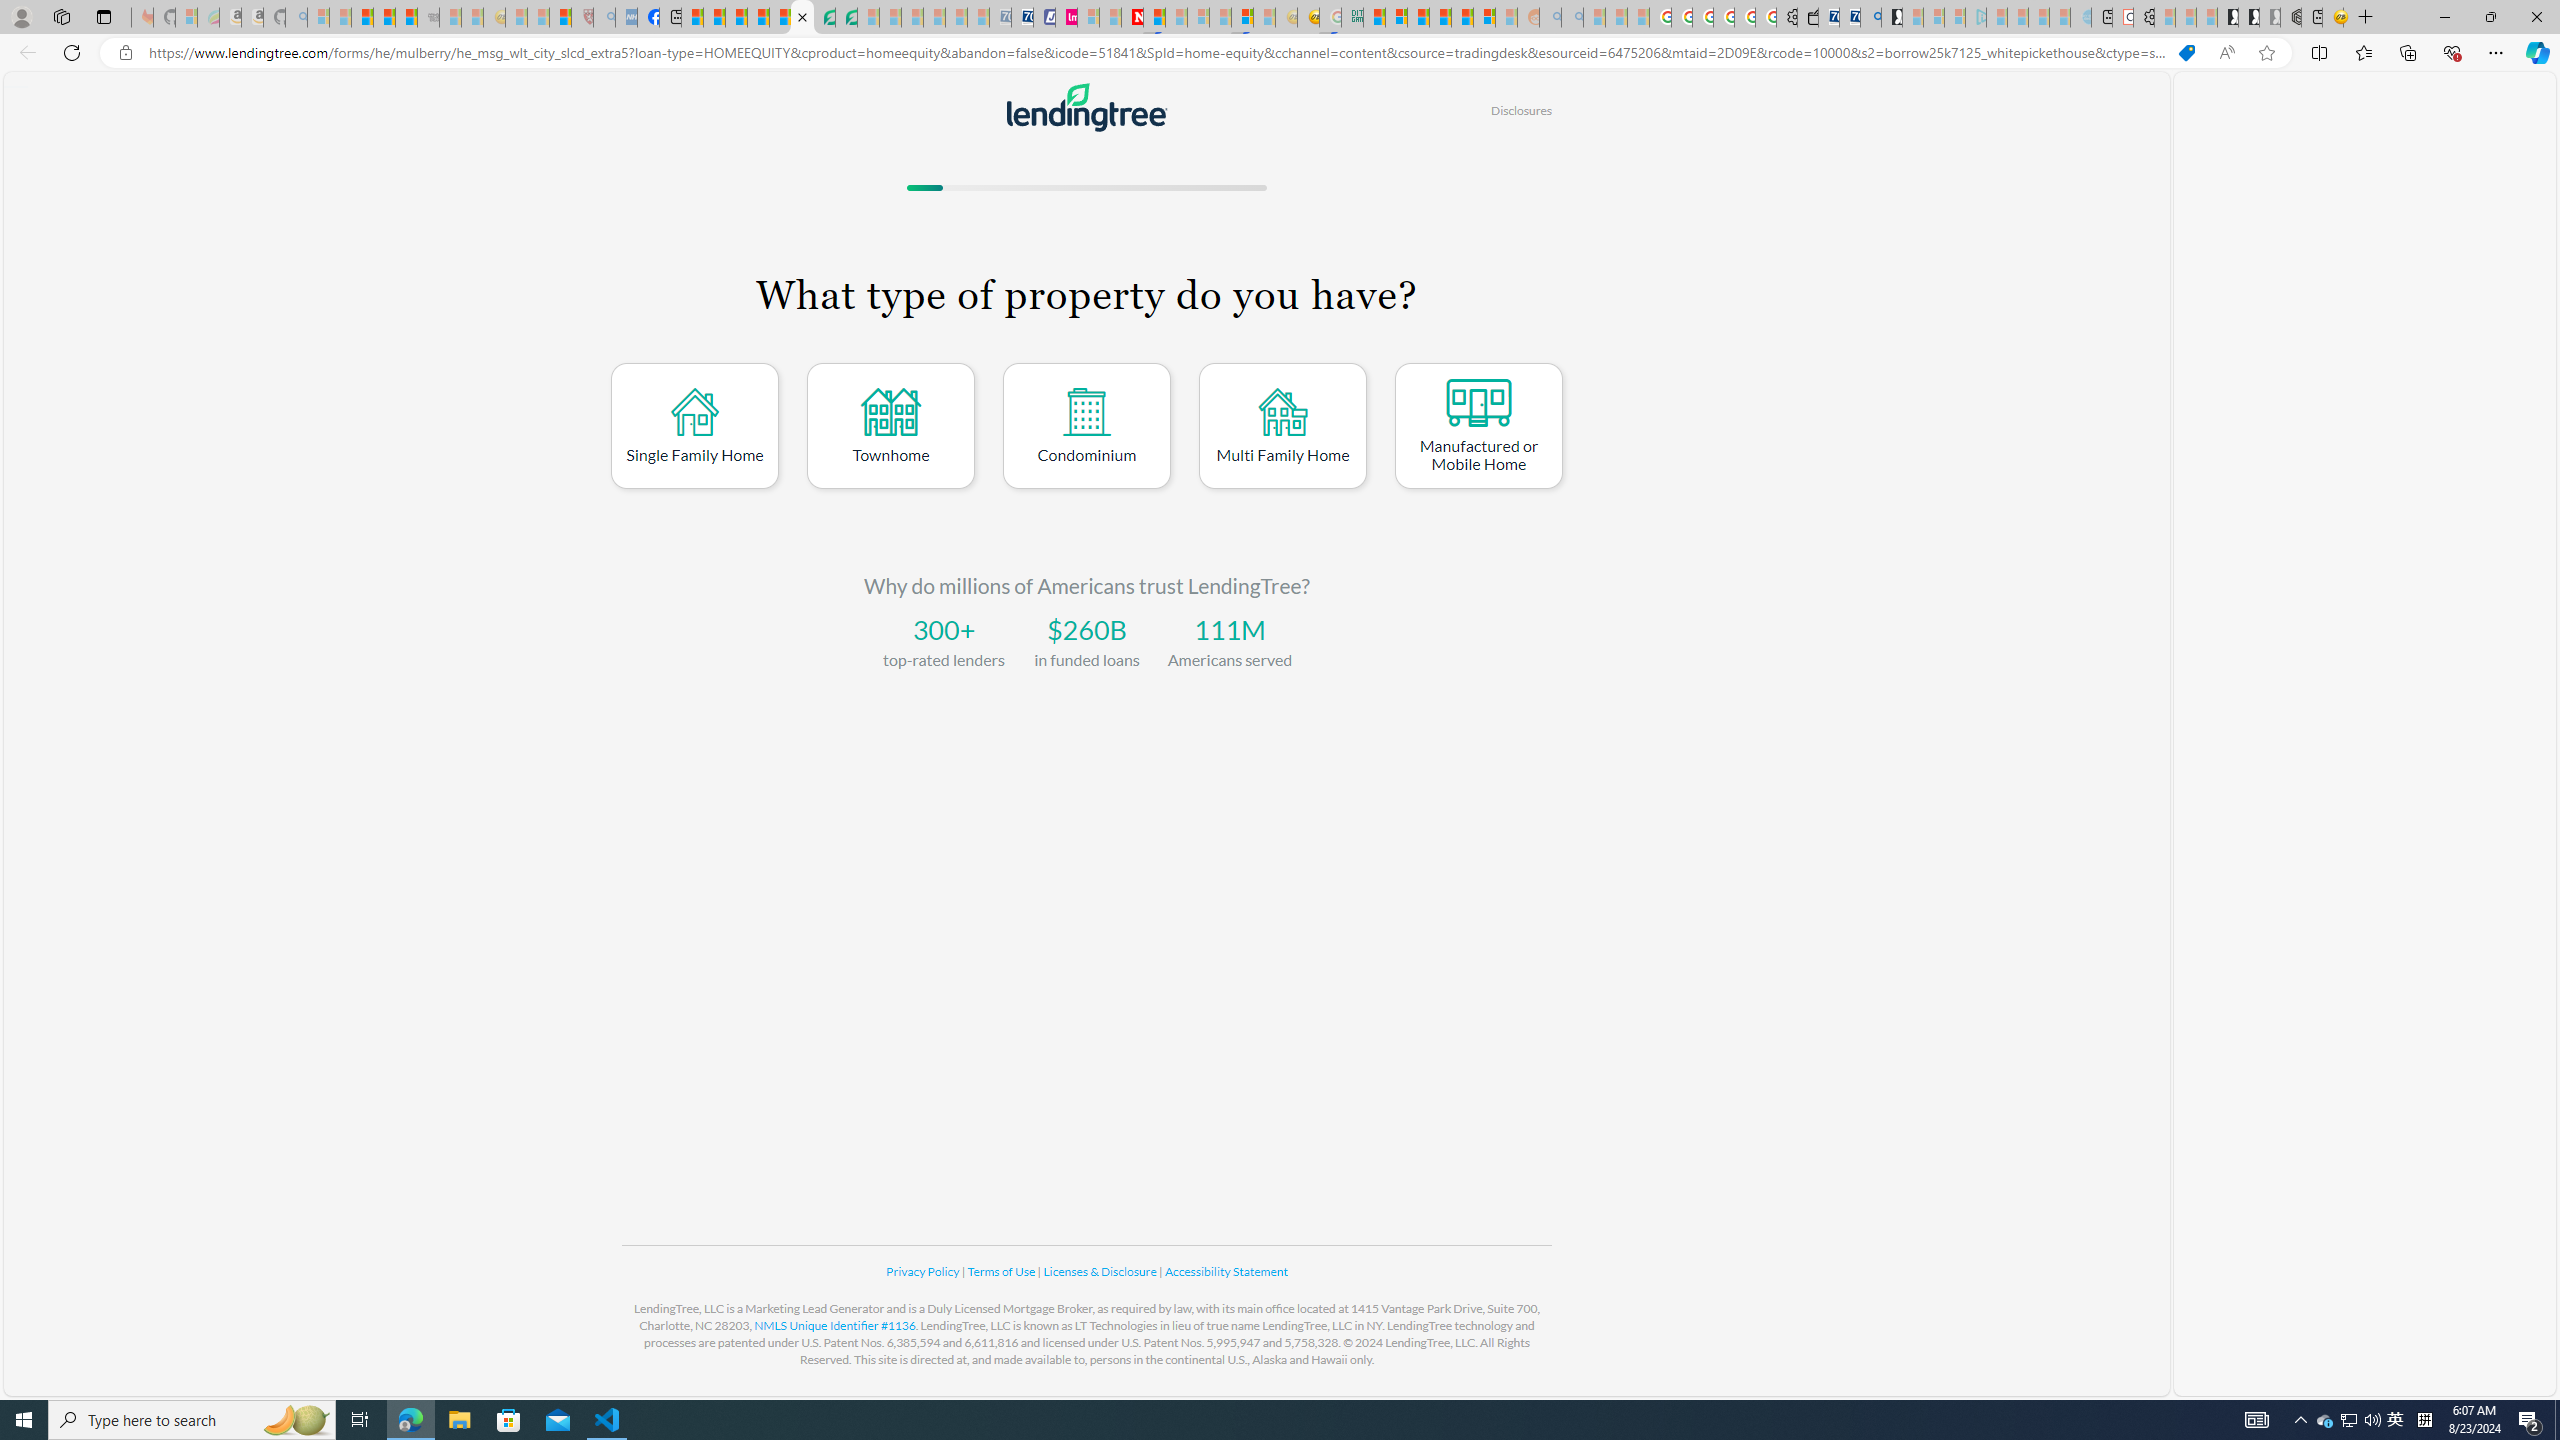 This screenshot has height=1440, width=2560. What do you see at coordinates (1065, 16) in the screenshot?
I see `'Jobs - lastminute.com Investor Portal'` at bounding box center [1065, 16].